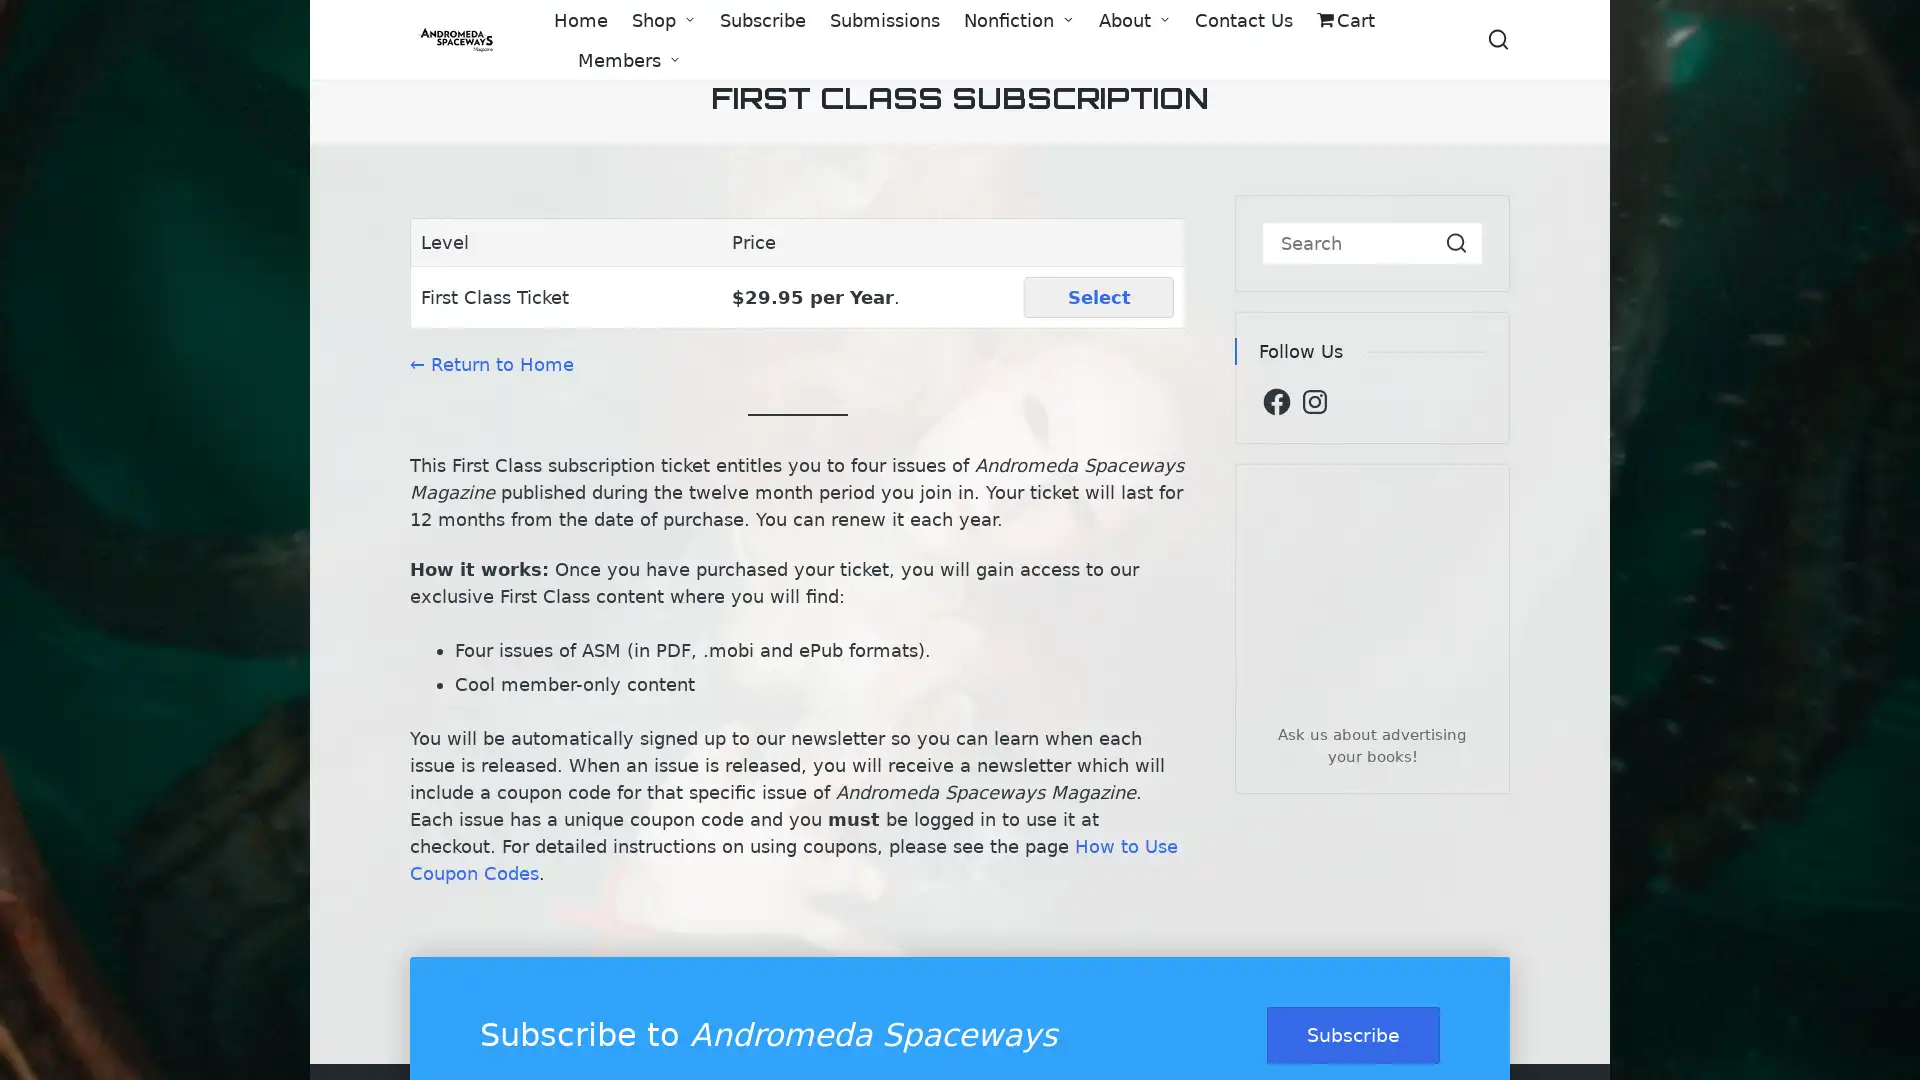 This screenshot has width=1920, height=1080. I want to click on Search, so click(1456, 242).